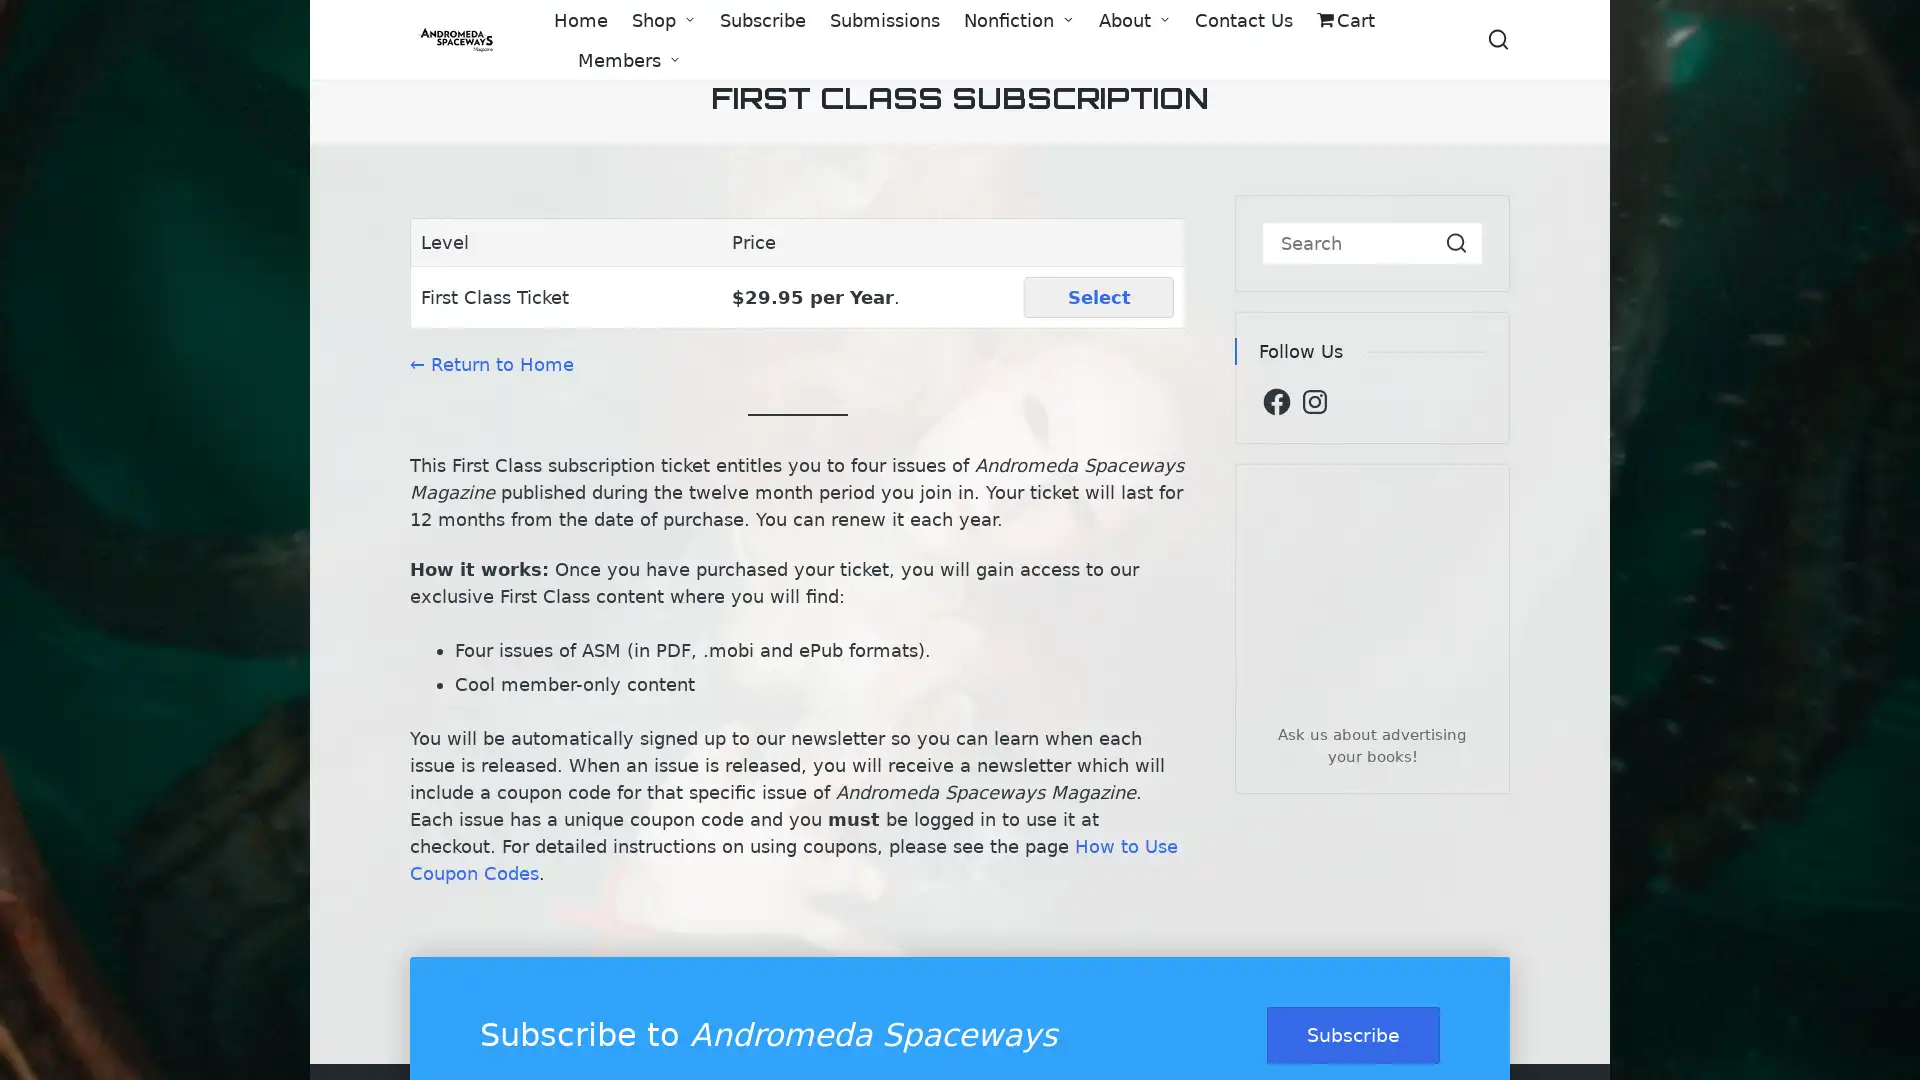 This screenshot has width=1920, height=1080. I want to click on Search, so click(1456, 242).